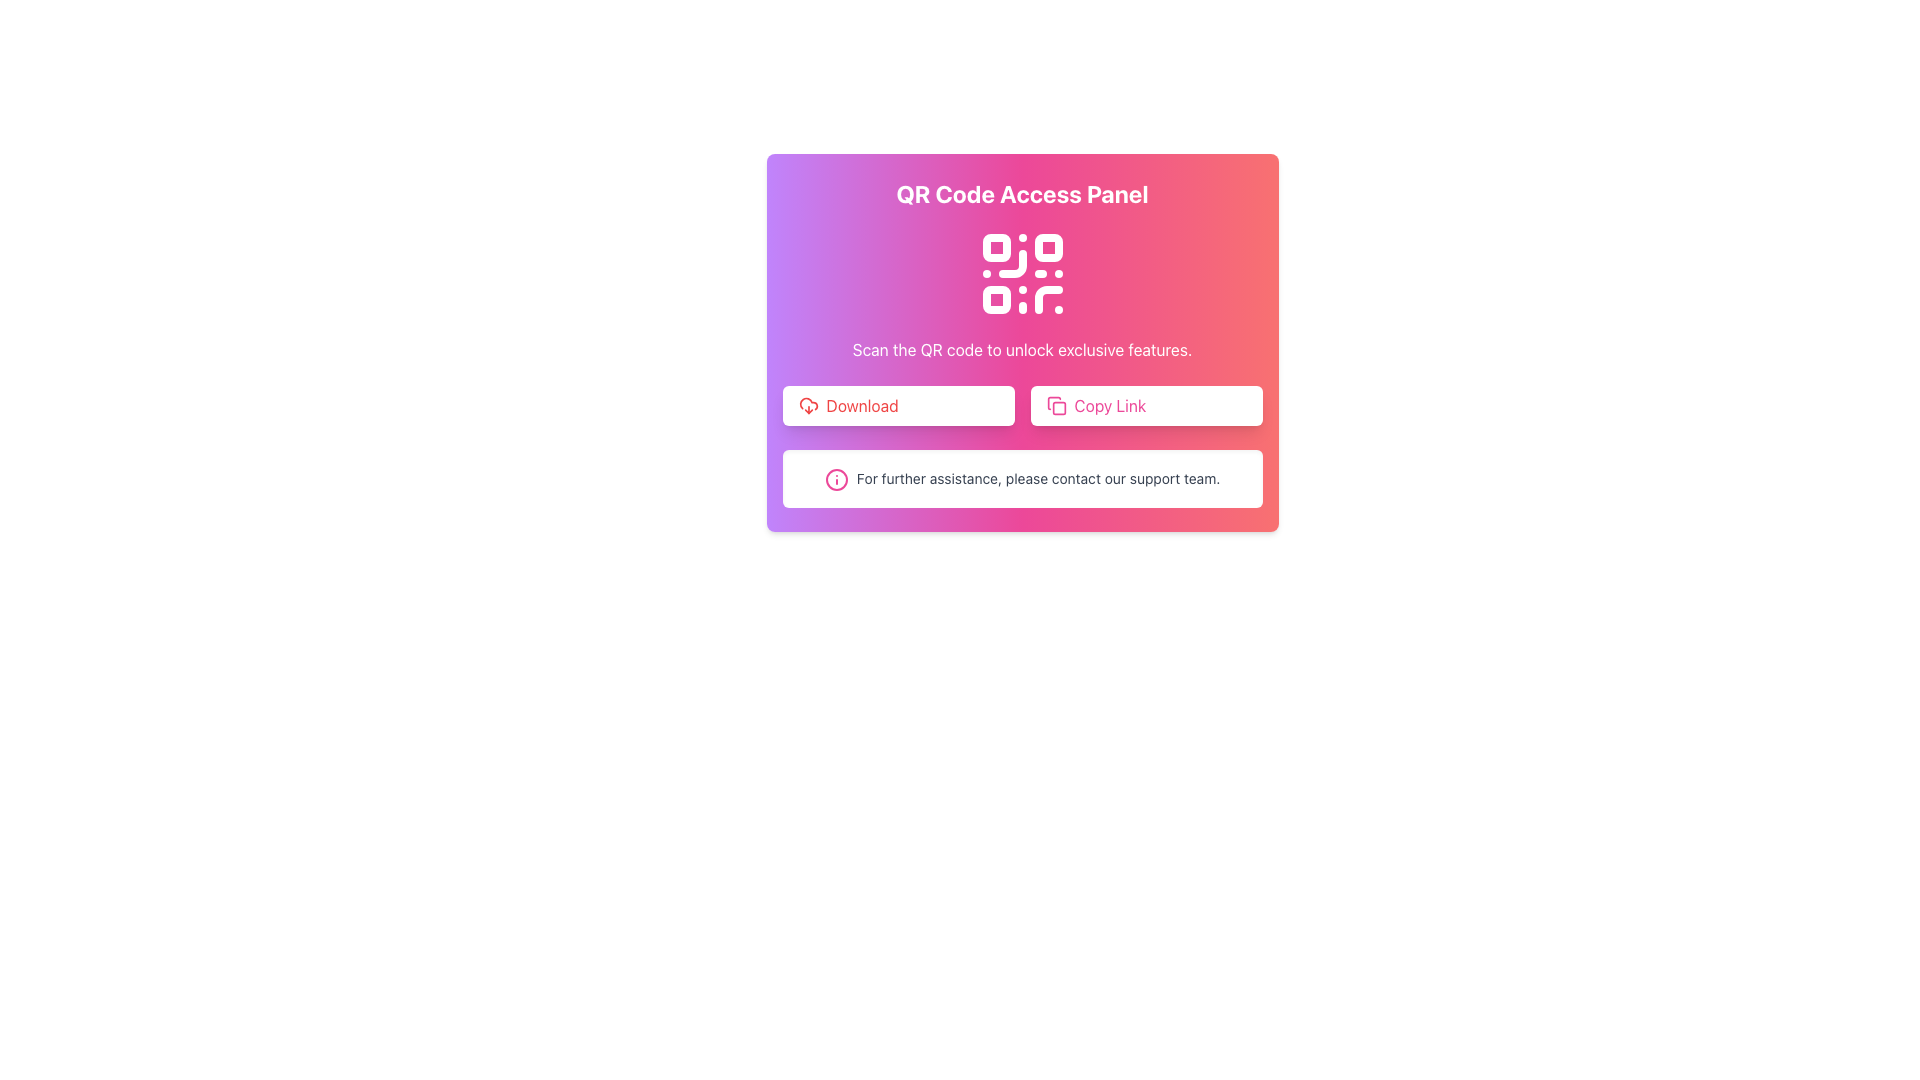 This screenshot has height=1080, width=1920. I want to click on the first square-shaped graphical object with rounded corners in the top-left quadrant of the QR code depiction within the modal window, so click(996, 246).